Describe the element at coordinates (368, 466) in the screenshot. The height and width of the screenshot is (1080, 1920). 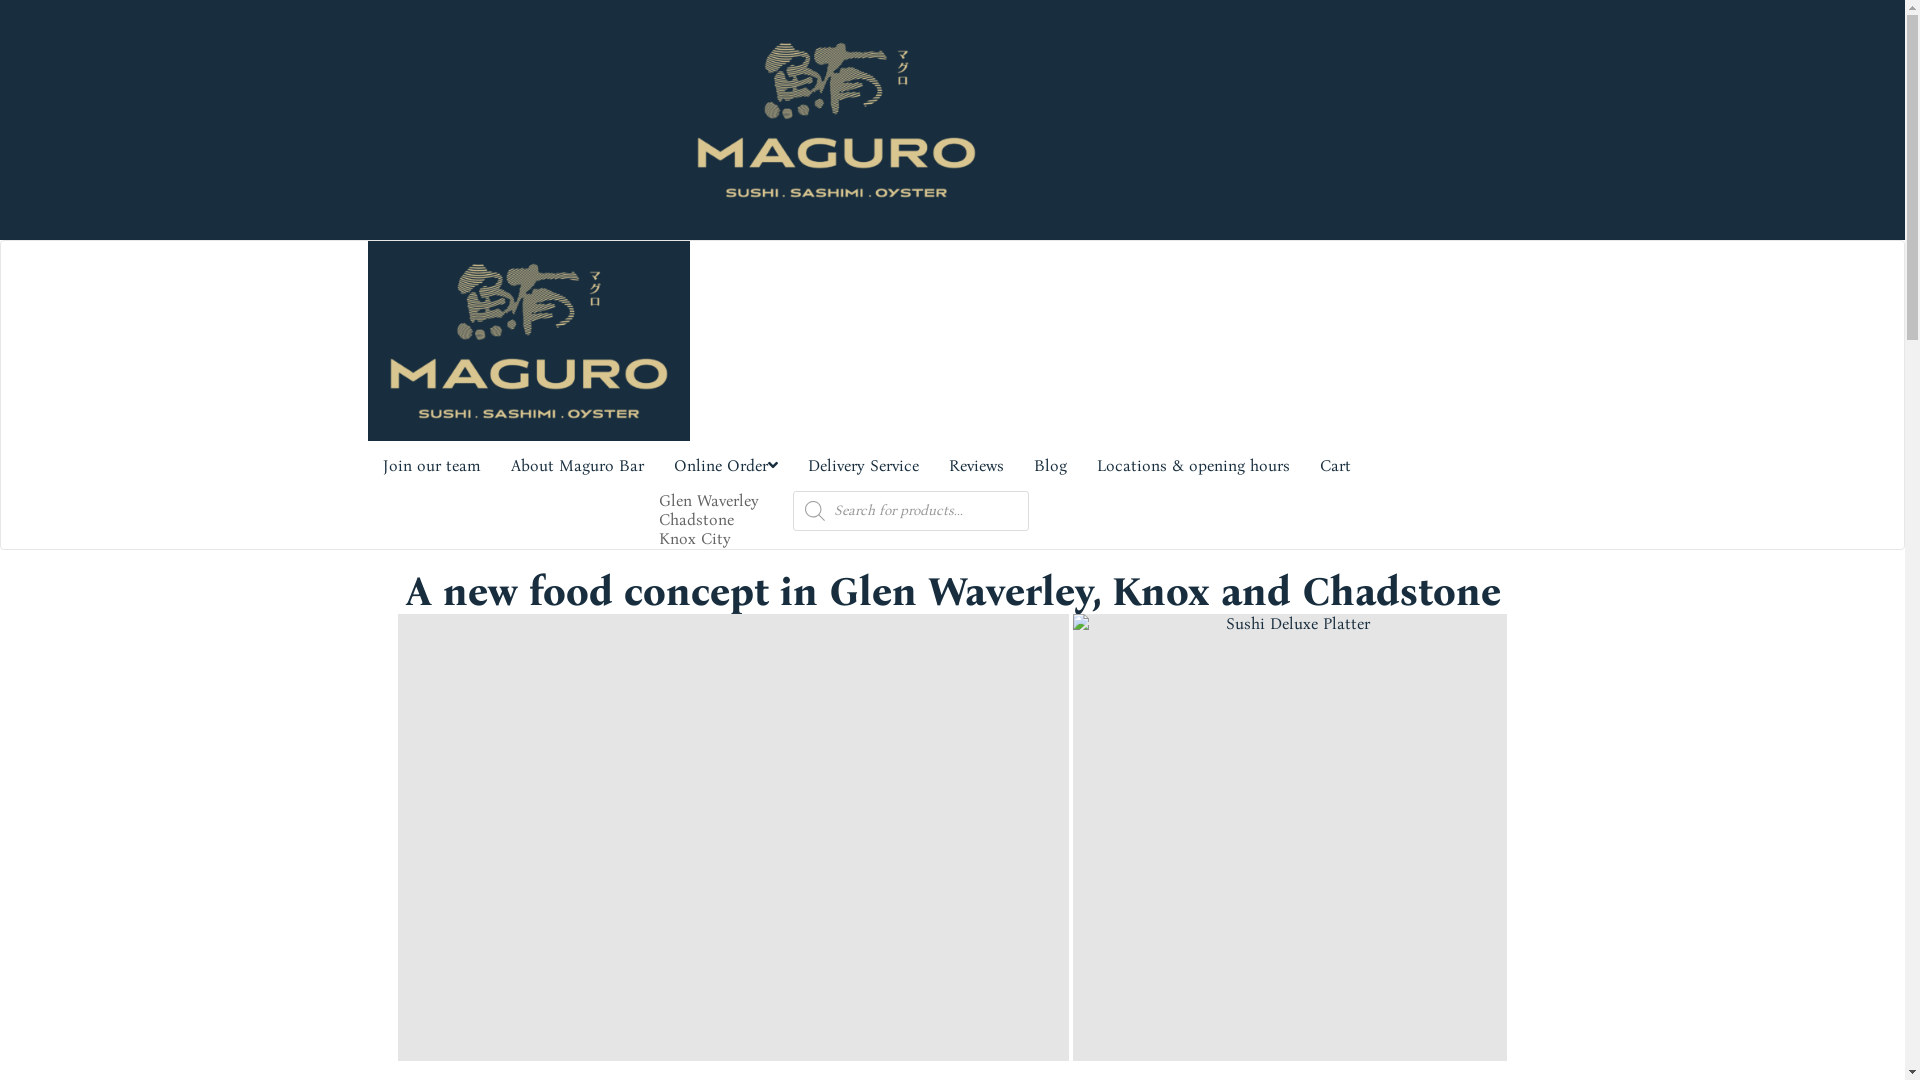
I see `'Join our team'` at that location.